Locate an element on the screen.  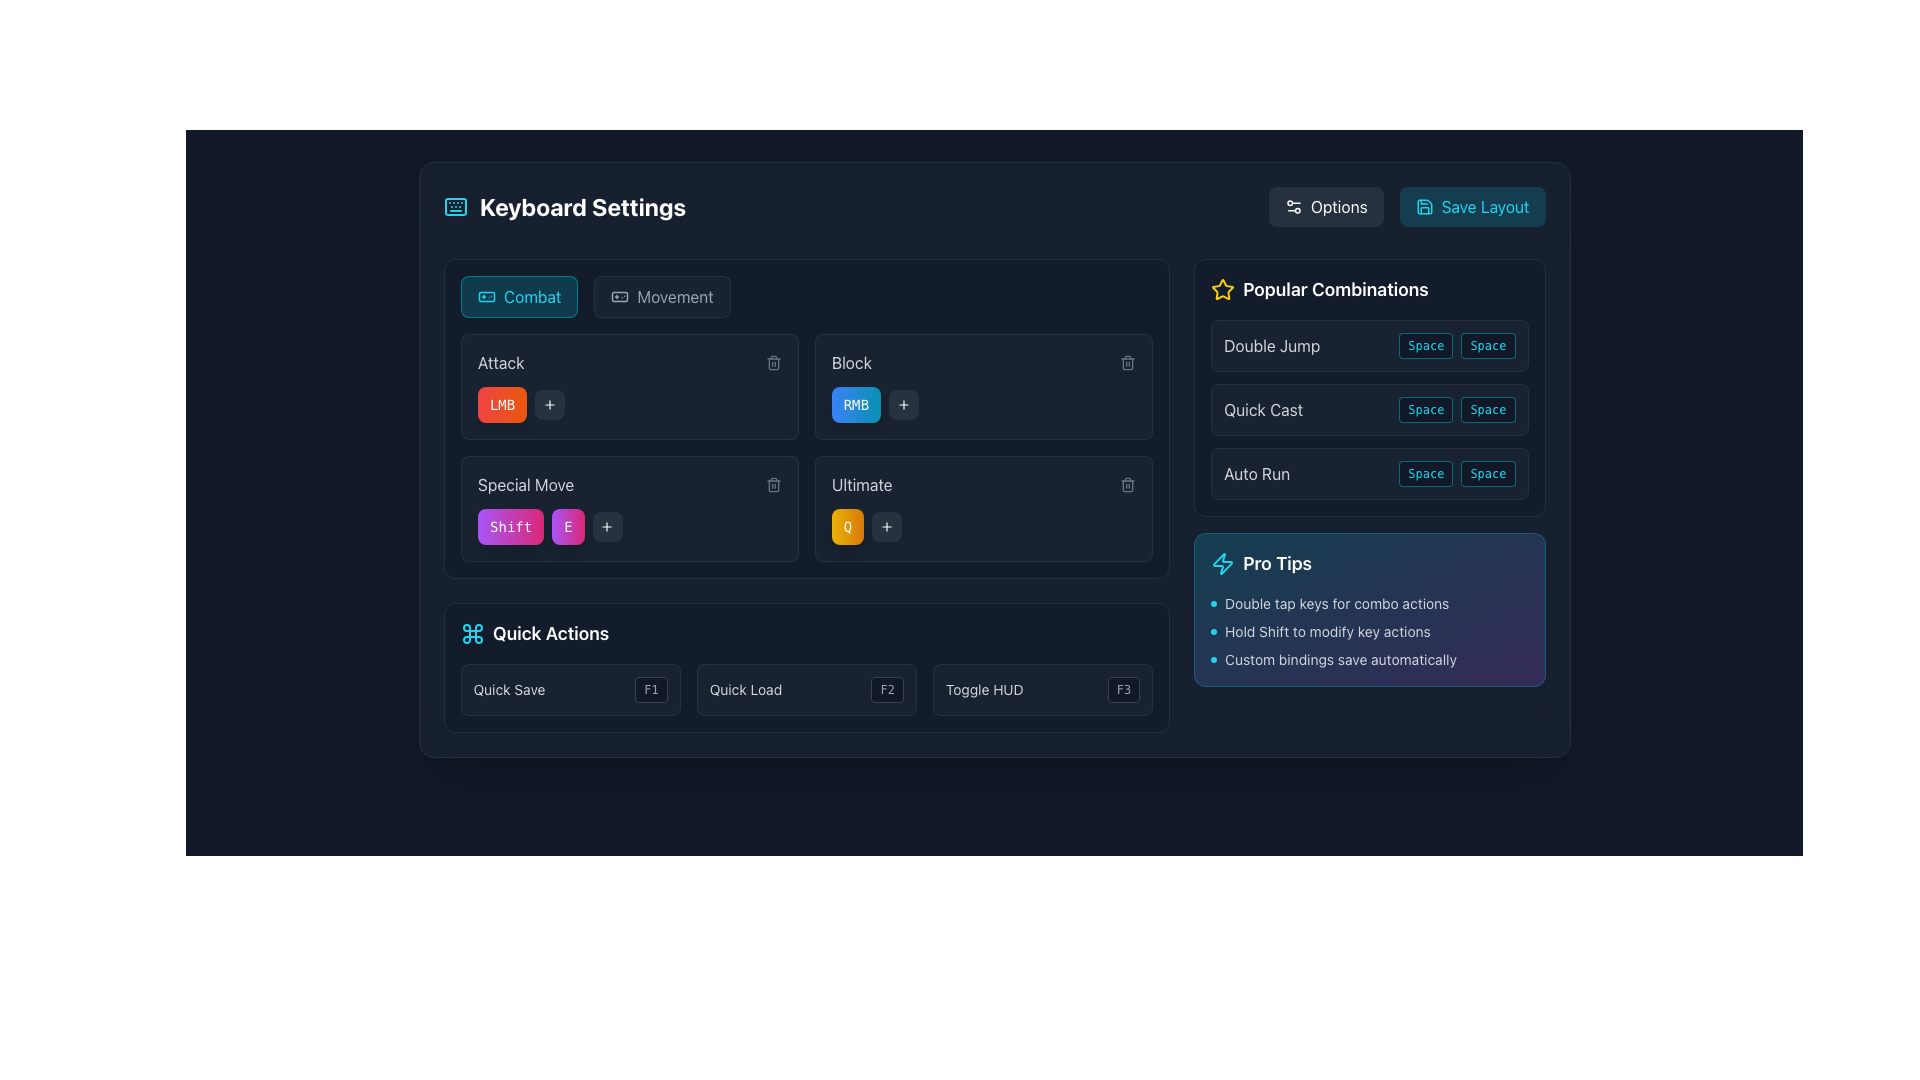
the 'Popular Combinations' informational module which has a dark background and rounded border, containing list items and a 'Space' button is located at coordinates (1368, 388).